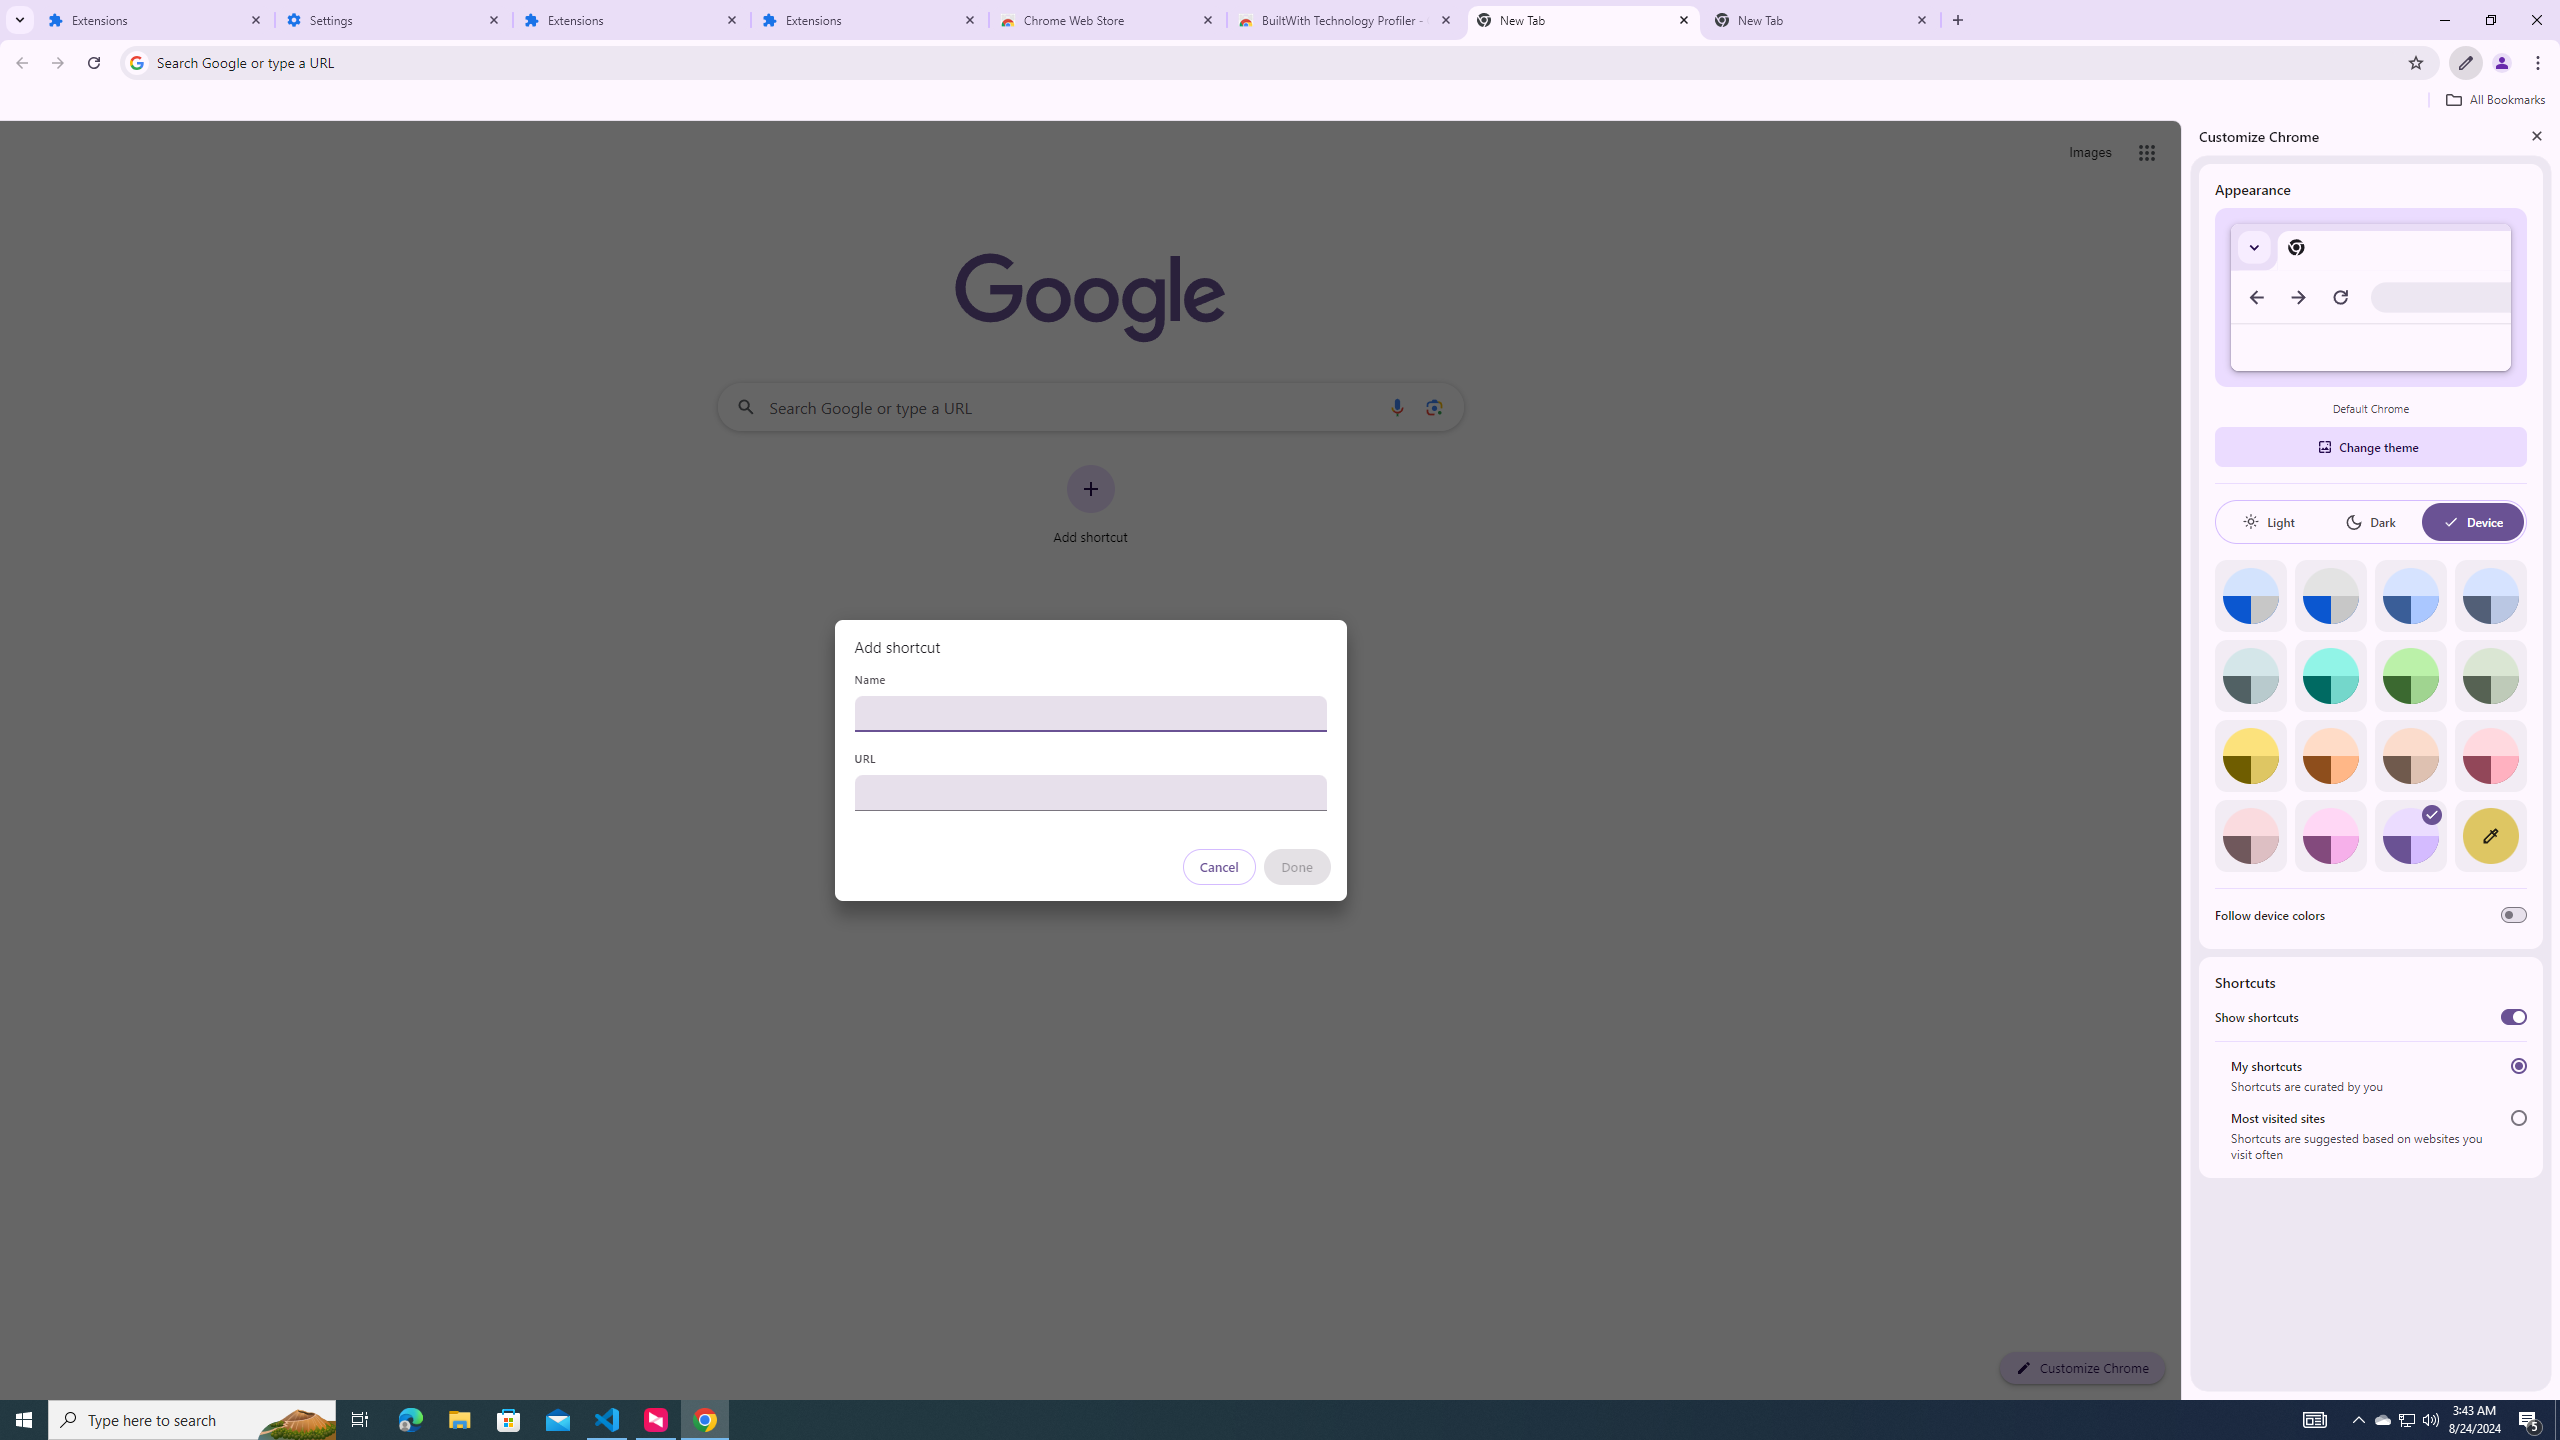  Describe the element at coordinates (2410, 595) in the screenshot. I see `'Blue'` at that location.